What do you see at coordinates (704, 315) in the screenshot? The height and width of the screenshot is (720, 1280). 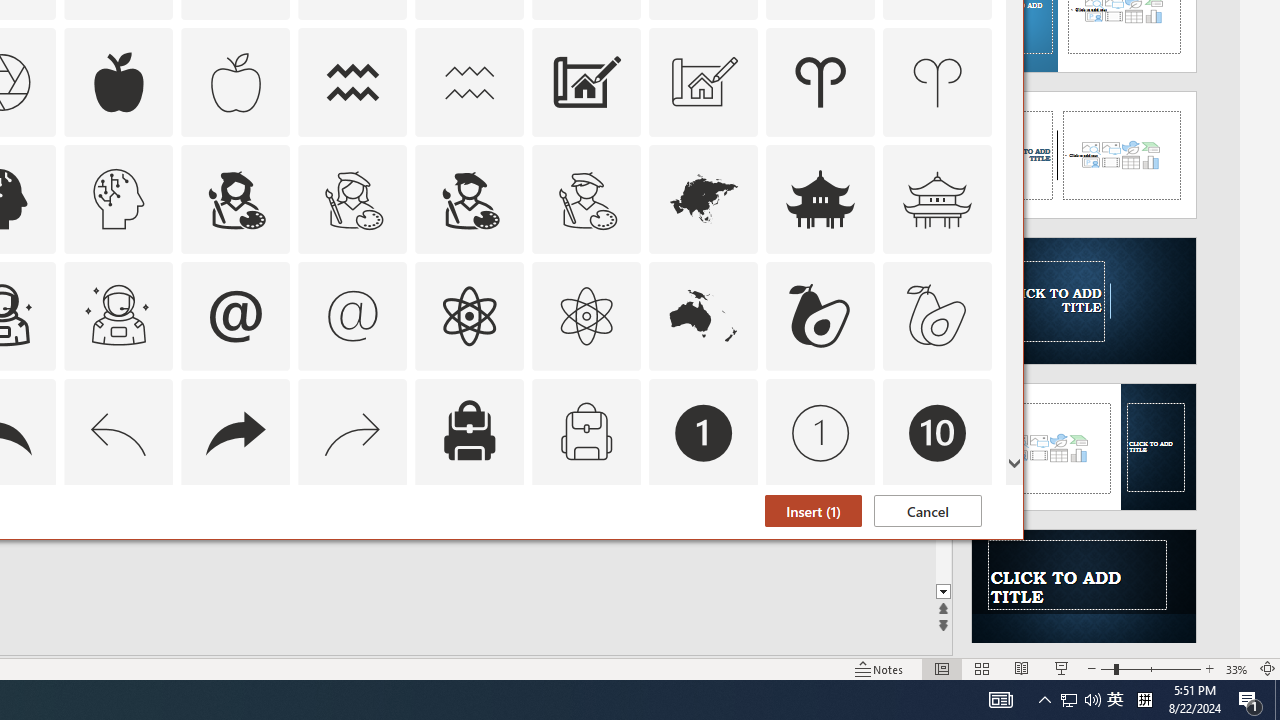 I see `'AutomationID: Icons_Australia'` at bounding box center [704, 315].